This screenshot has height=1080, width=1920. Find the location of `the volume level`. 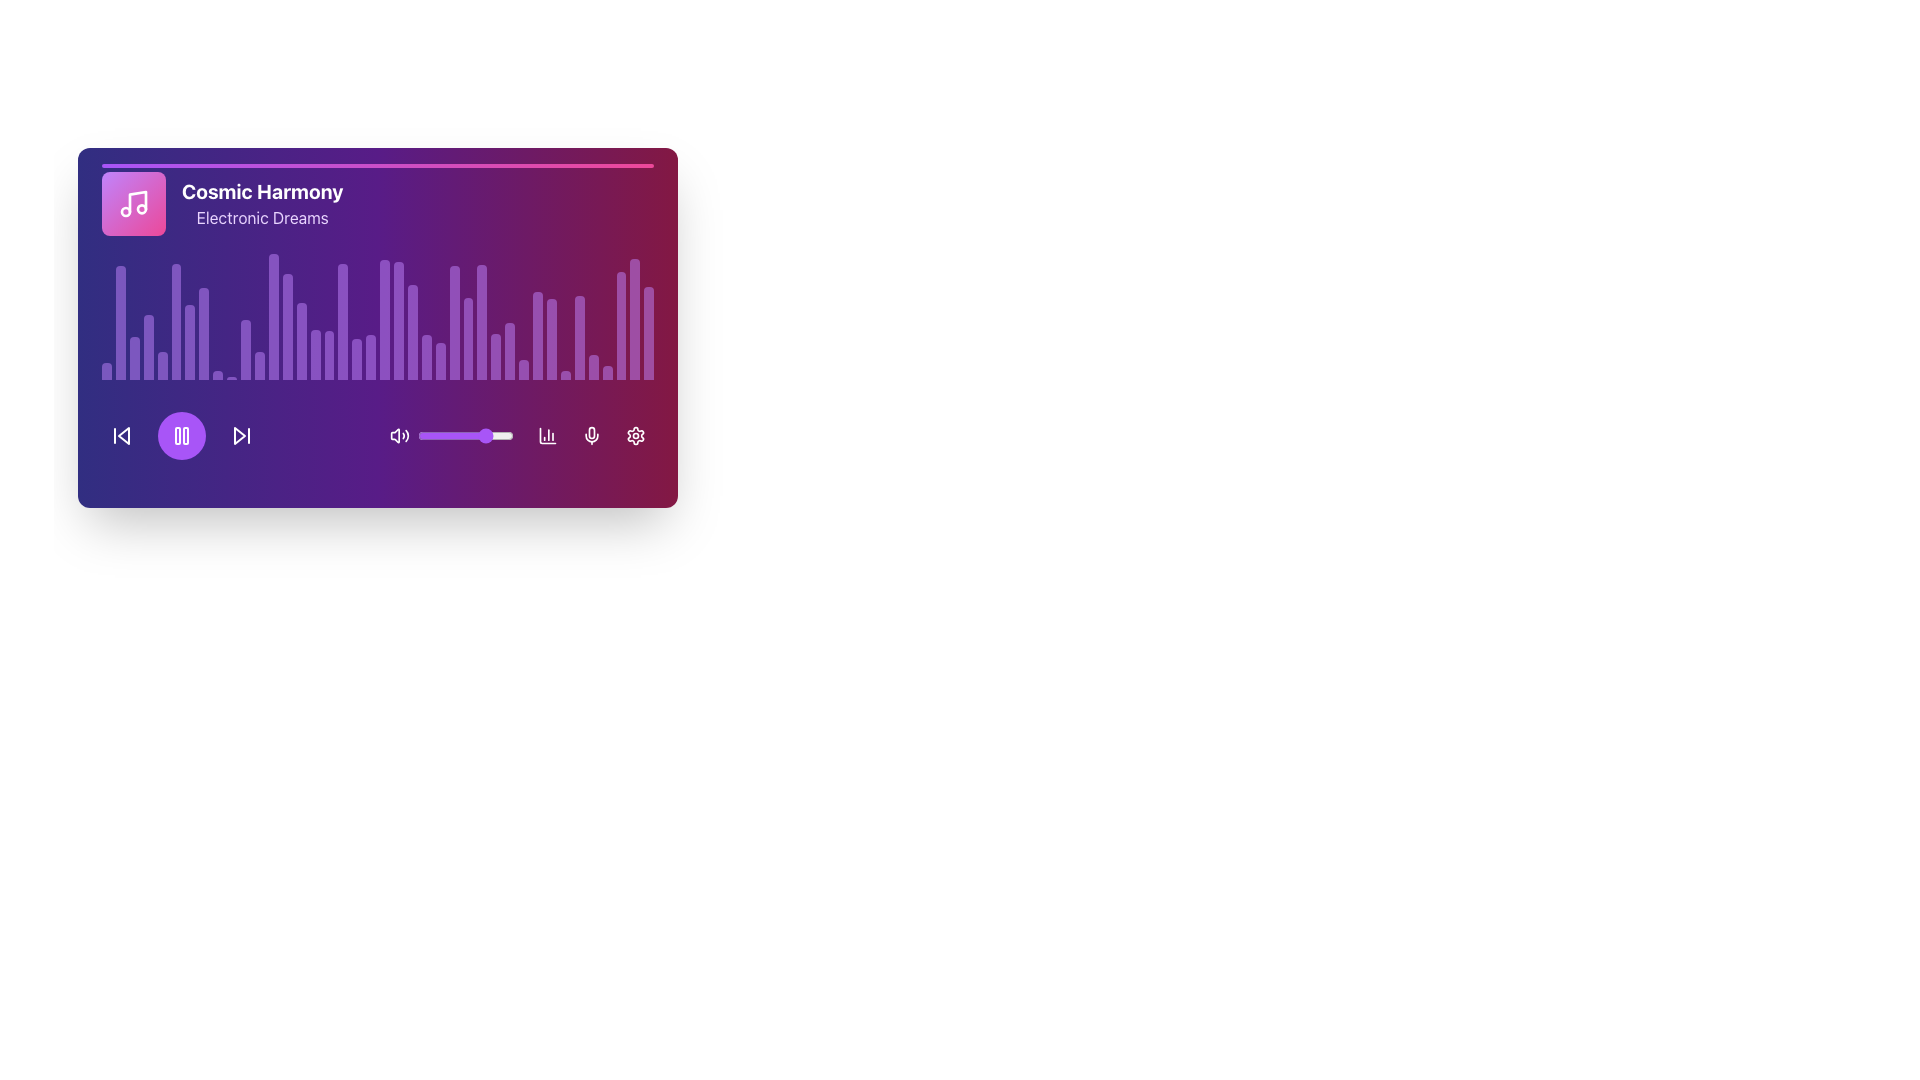

the volume level is located at coordinates (473, 434).